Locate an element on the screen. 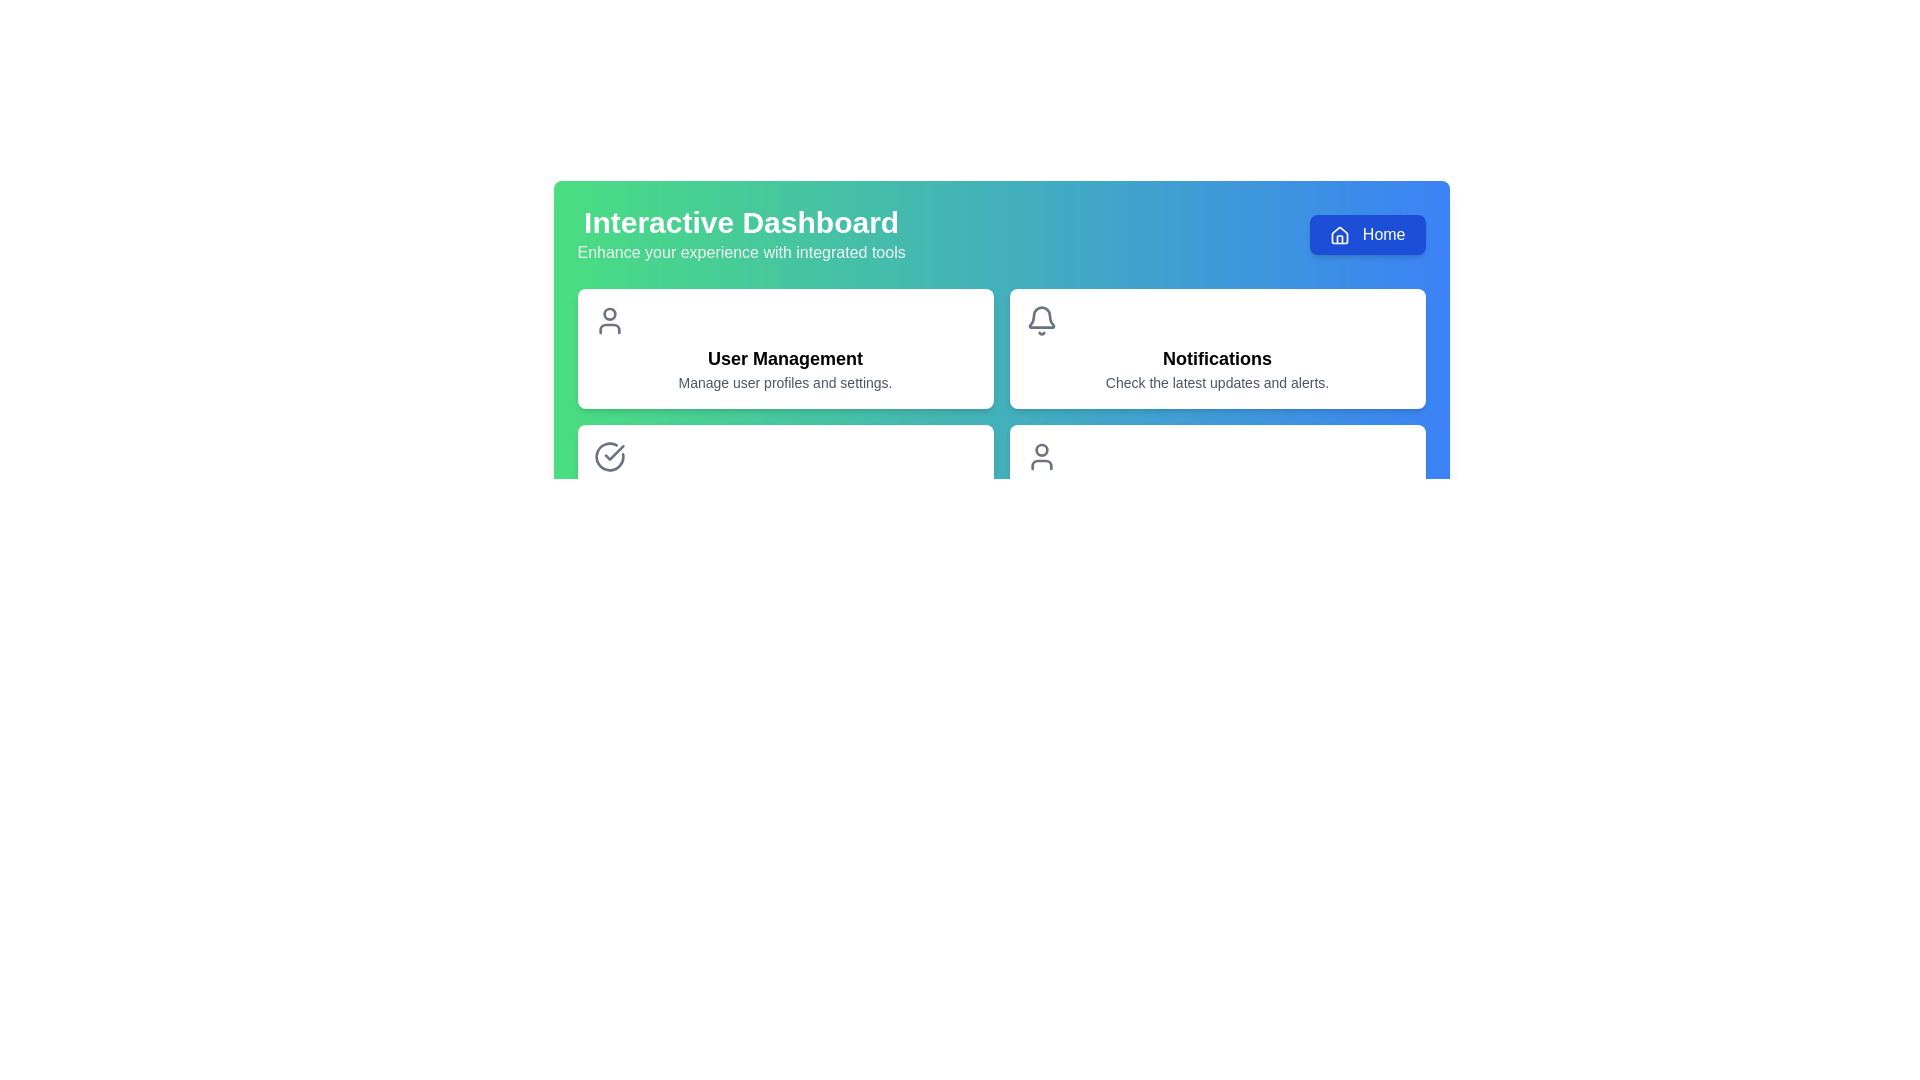  the task monitoring card located in the second row of the grid layout, positioned below the 'User Management' card and to the left of the 'Team Collaboration' card is located at coordinates (784, 485).